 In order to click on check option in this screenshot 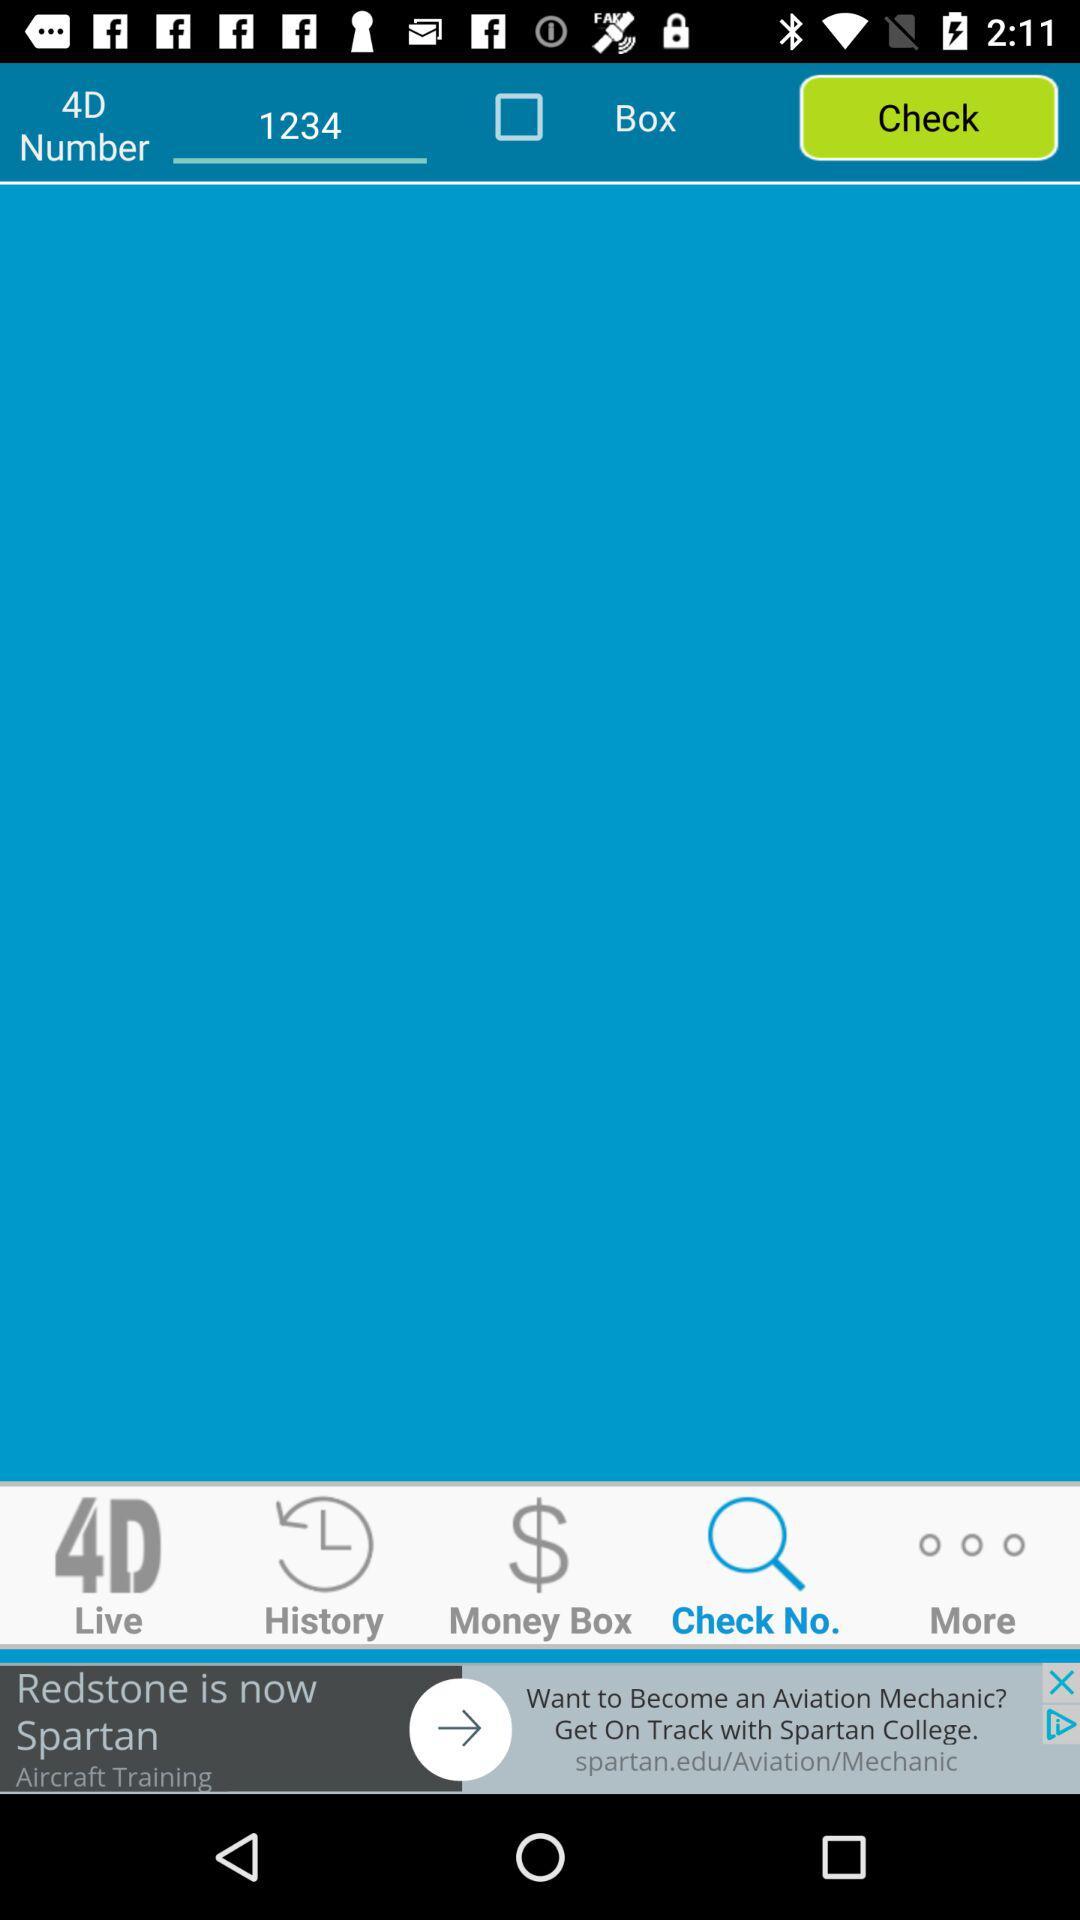, I will do `click(929, 115)`.